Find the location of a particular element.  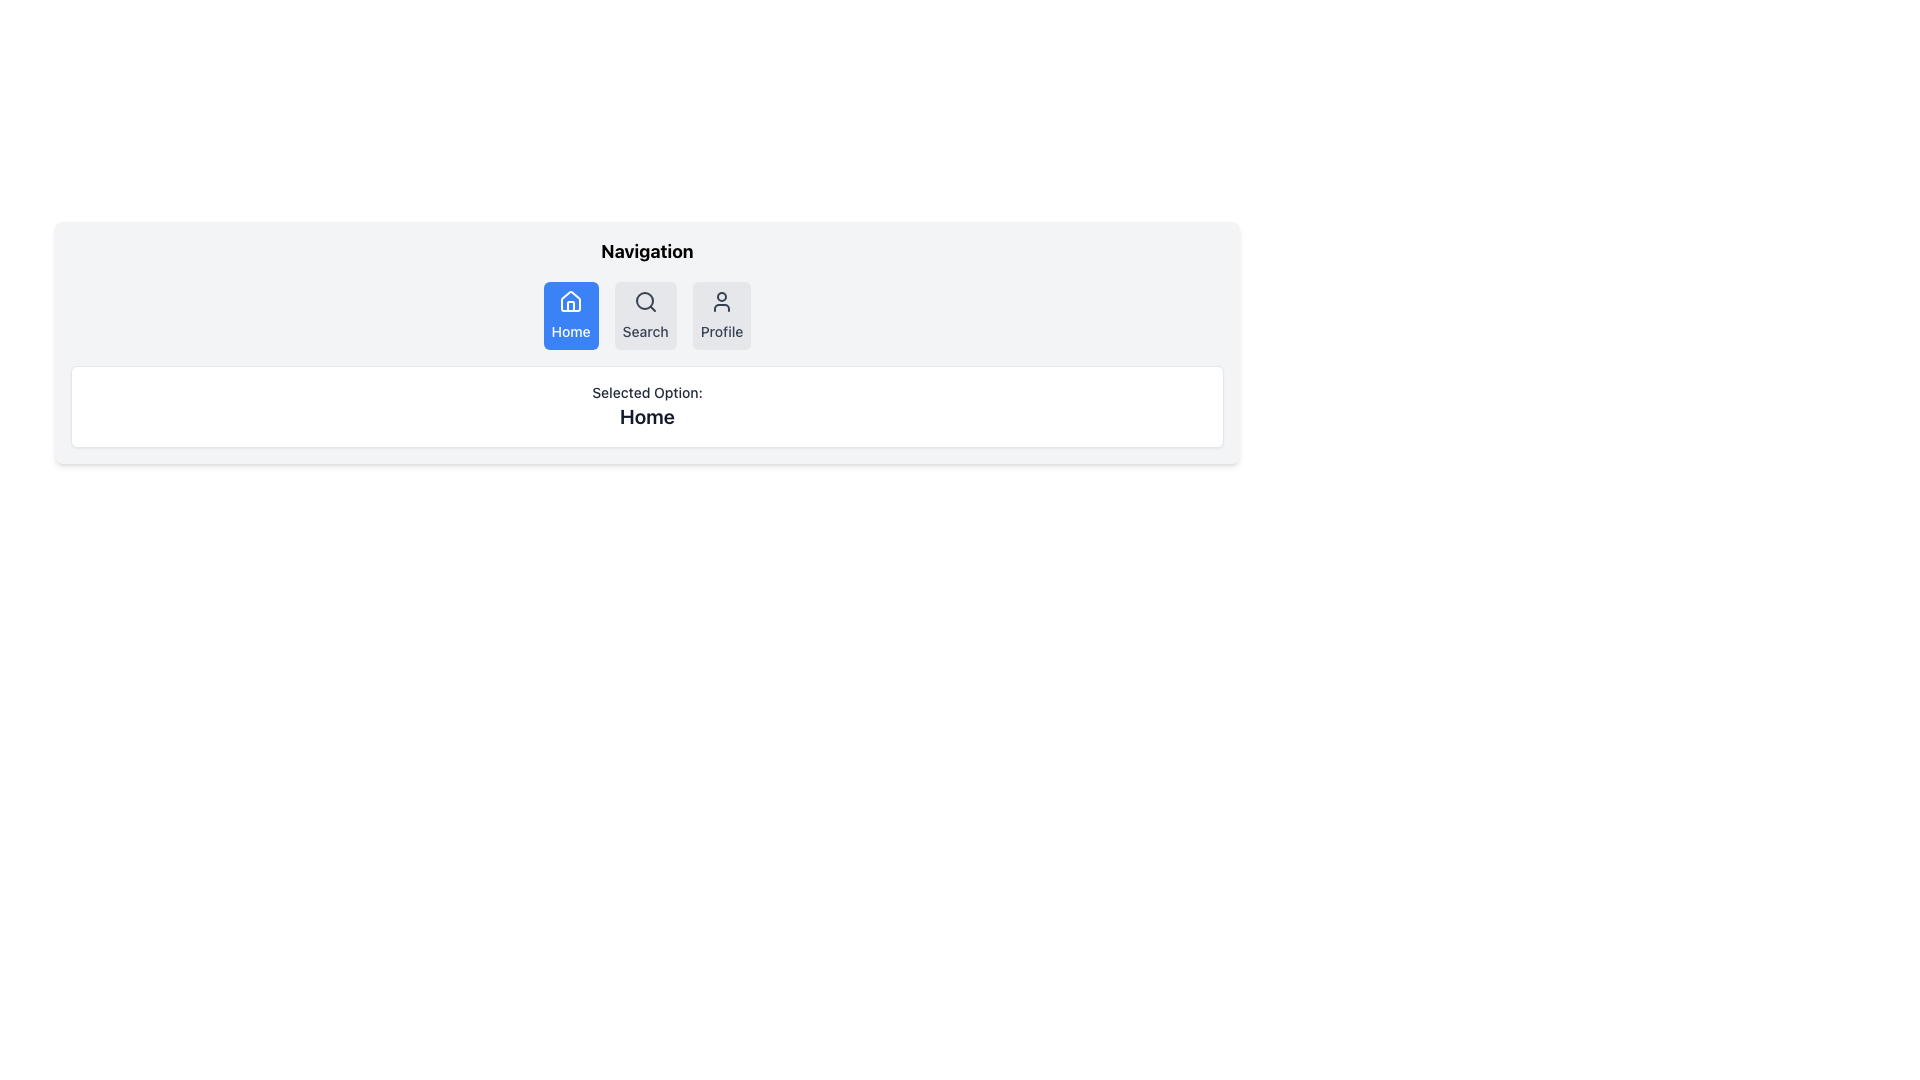

the circular search icon with a transparent fill and dark stroke located in the navigation bar, which is part of the magnifying glass symbol is located at coordinates (644, 300).